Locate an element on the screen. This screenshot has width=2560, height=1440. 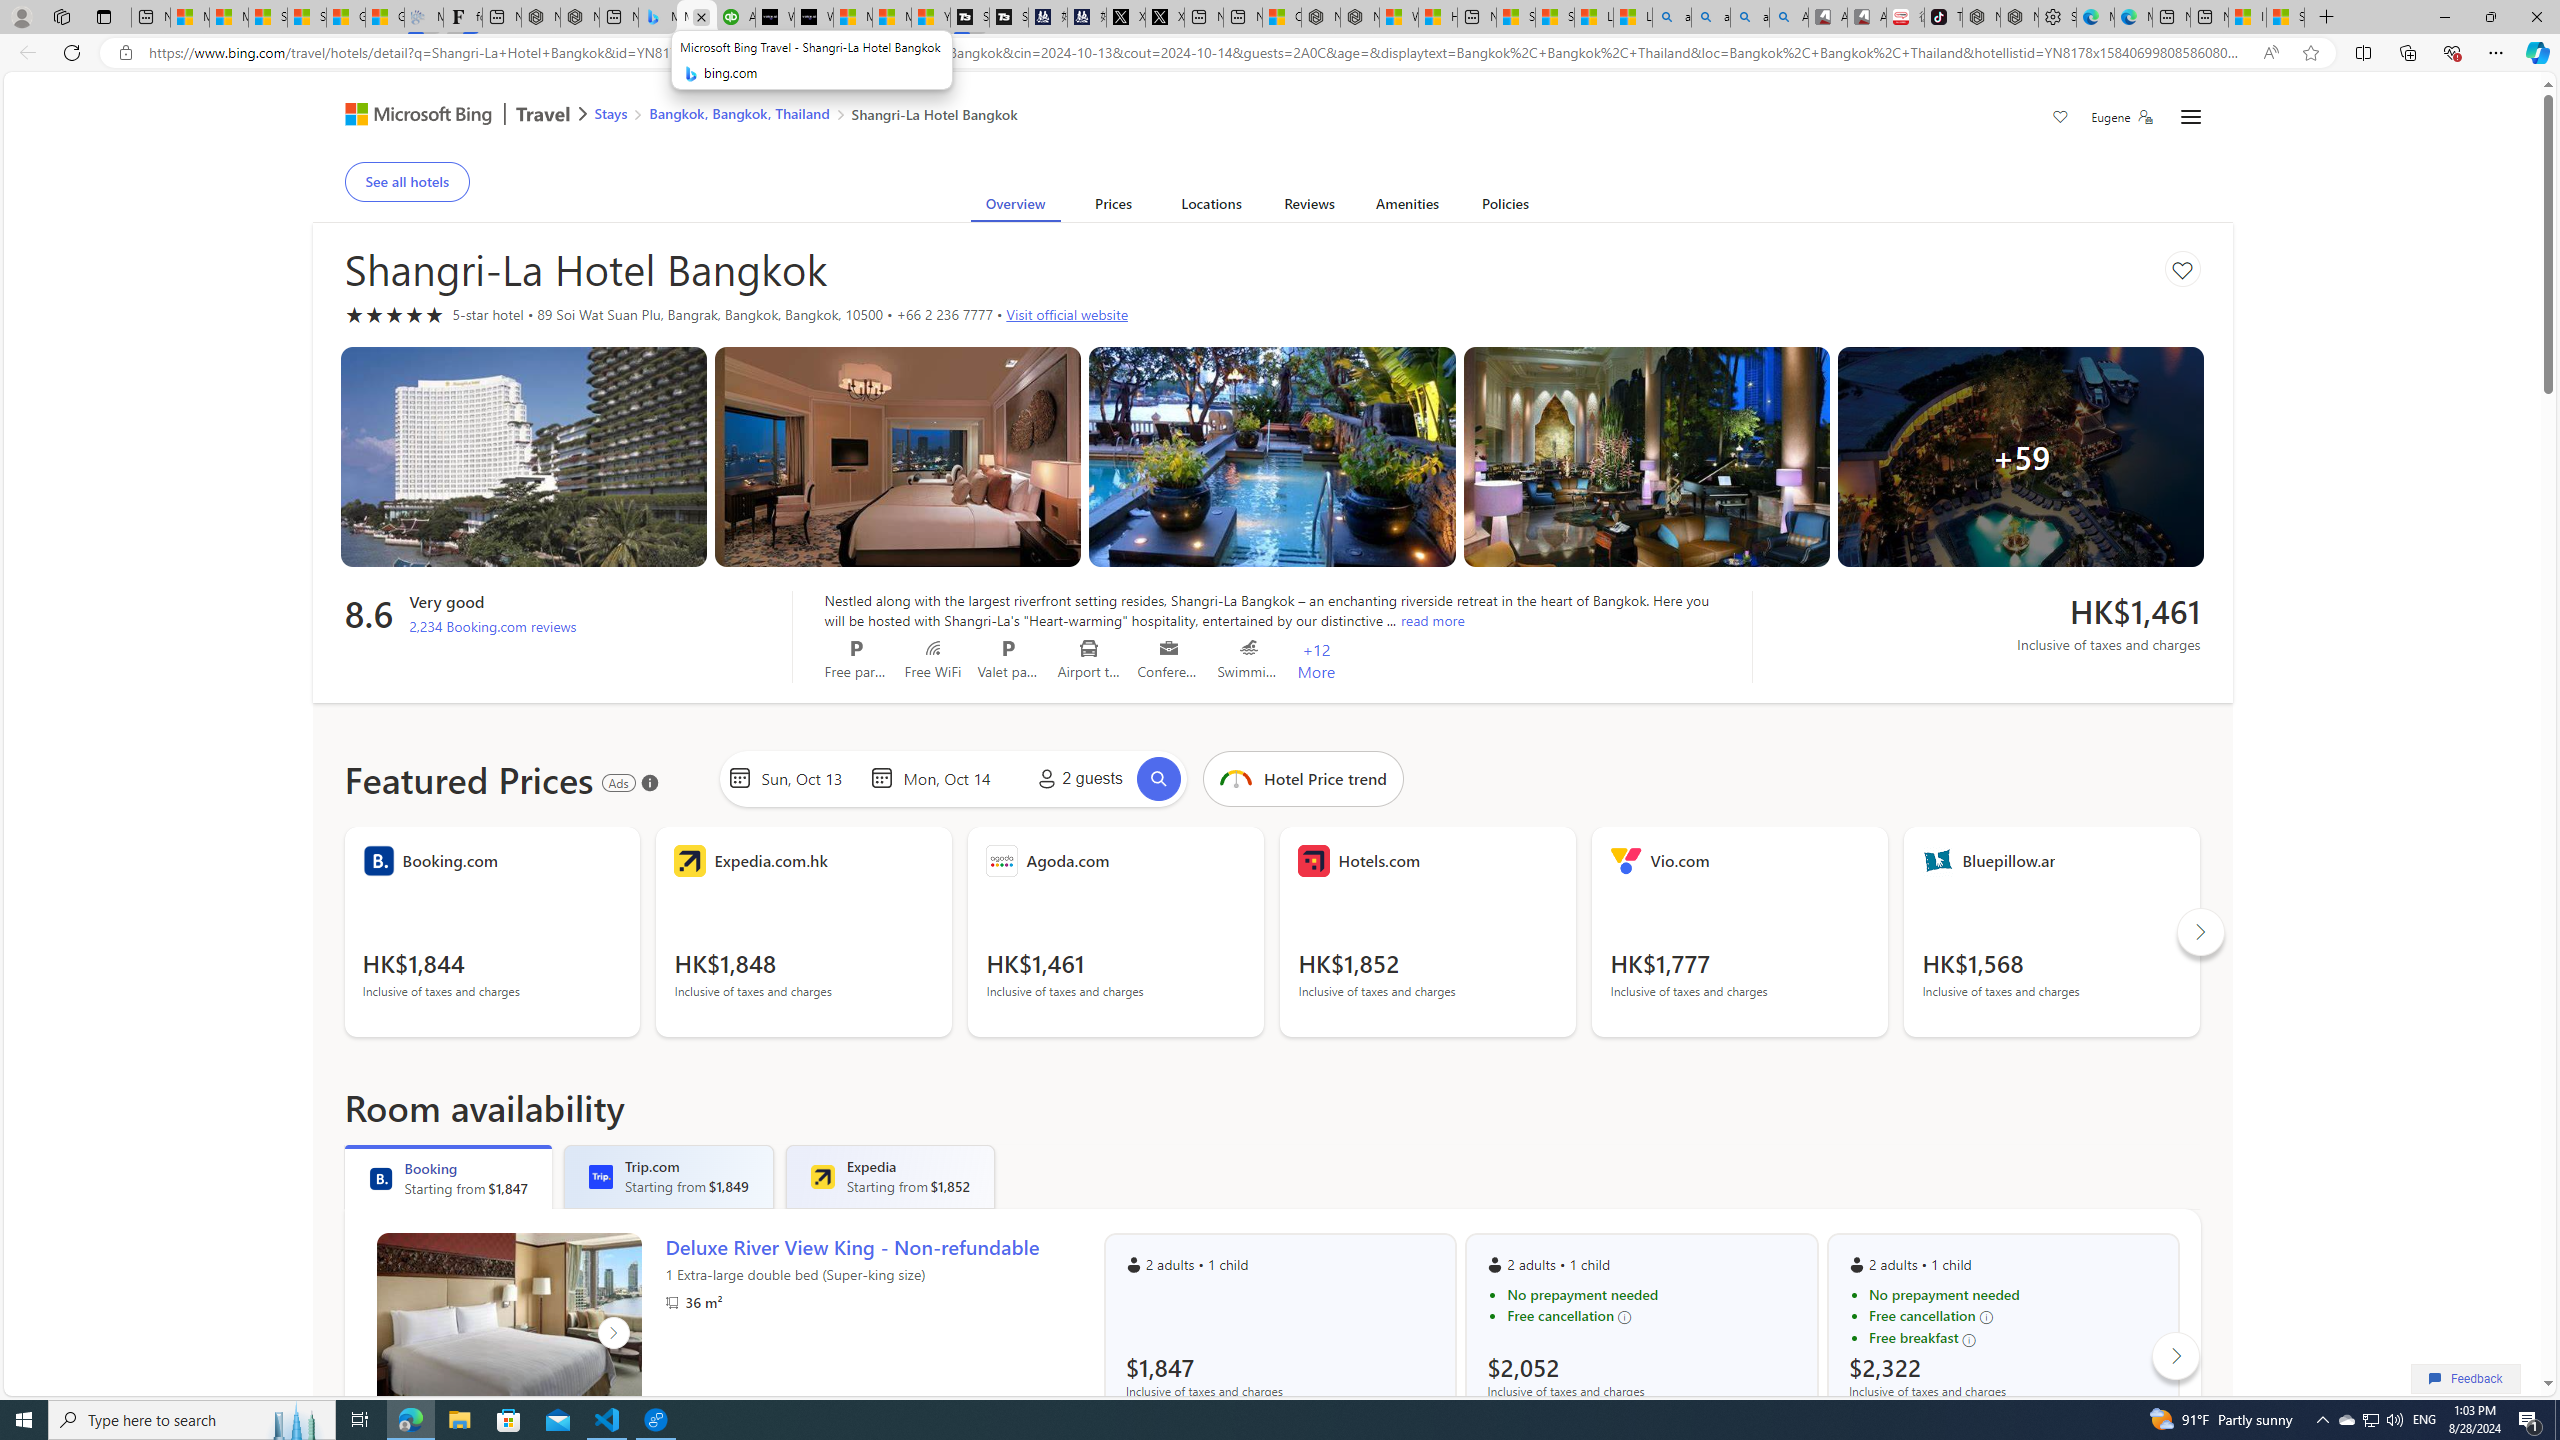
'All Cubot phones' is located at coordinates (1866, 16).